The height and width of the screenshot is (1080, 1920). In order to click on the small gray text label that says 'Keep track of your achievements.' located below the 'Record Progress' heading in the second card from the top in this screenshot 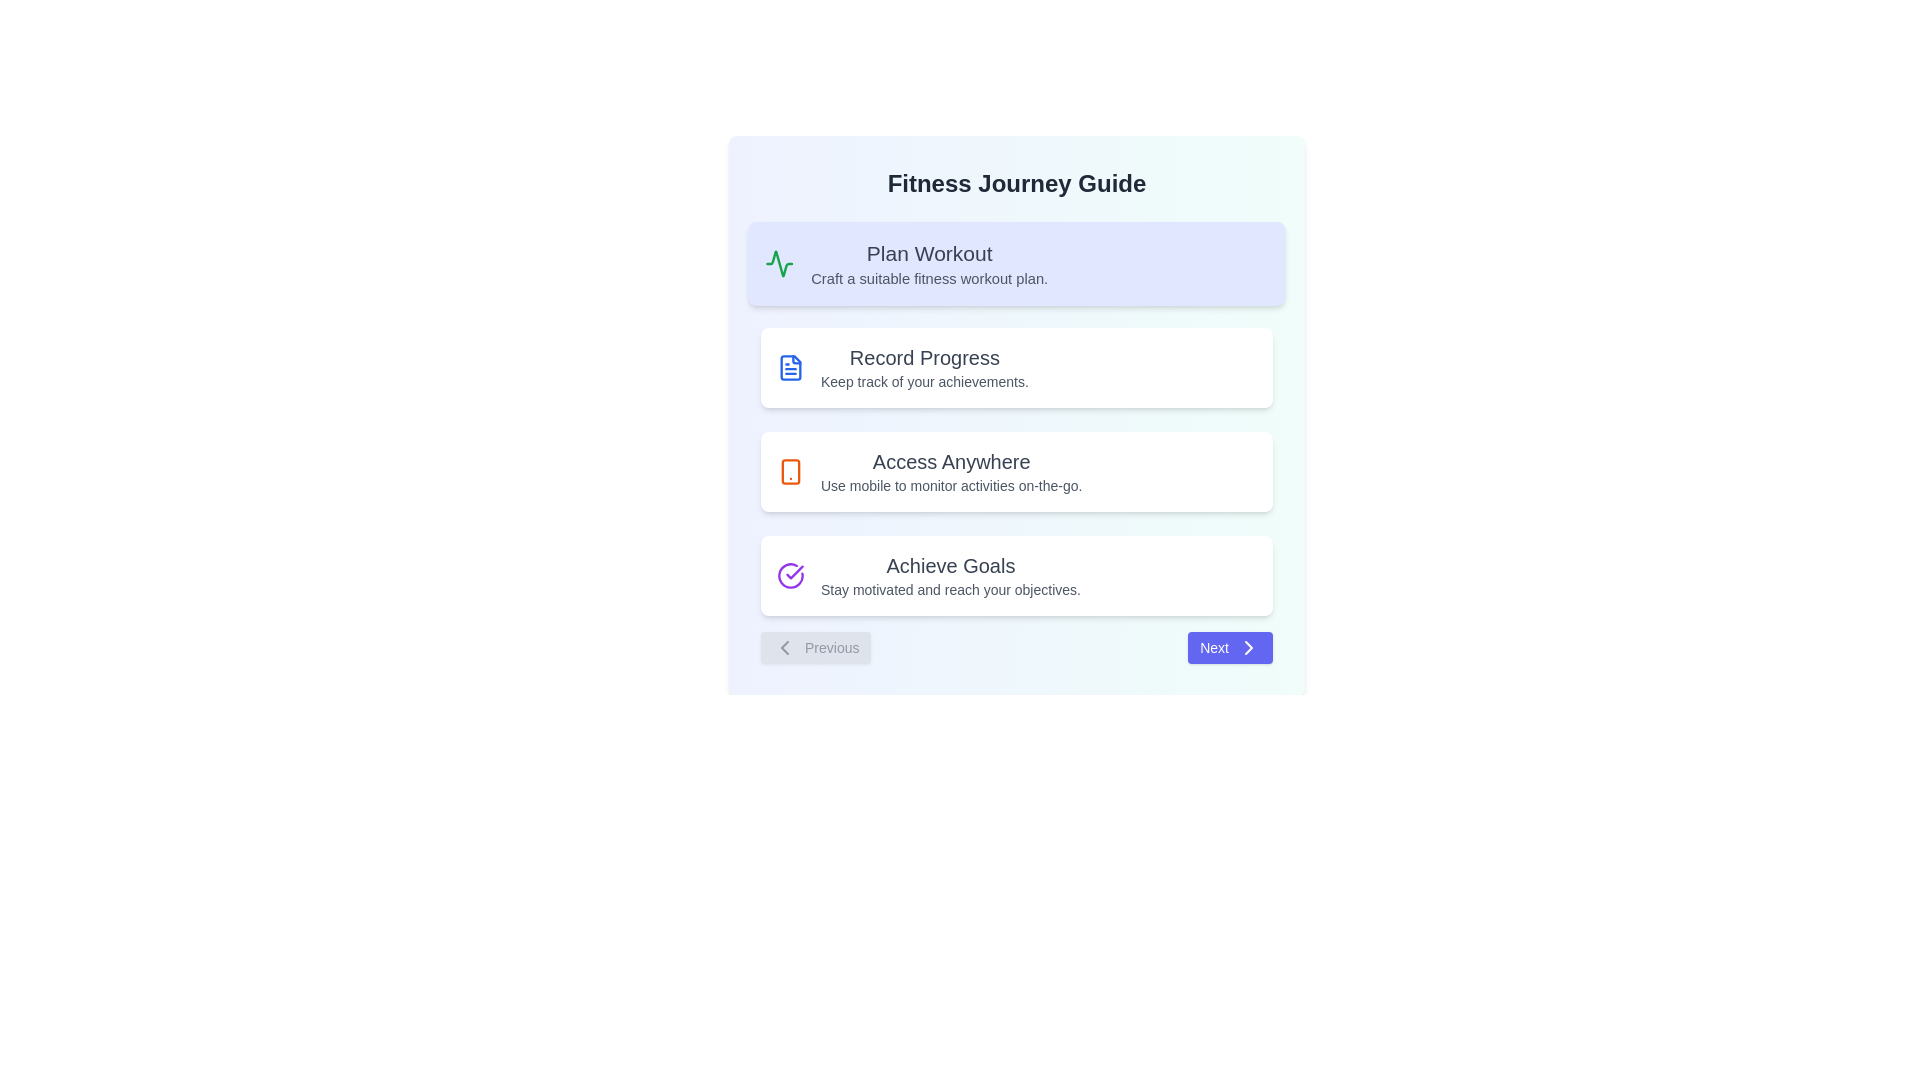, I will do `click(923, 381)`.